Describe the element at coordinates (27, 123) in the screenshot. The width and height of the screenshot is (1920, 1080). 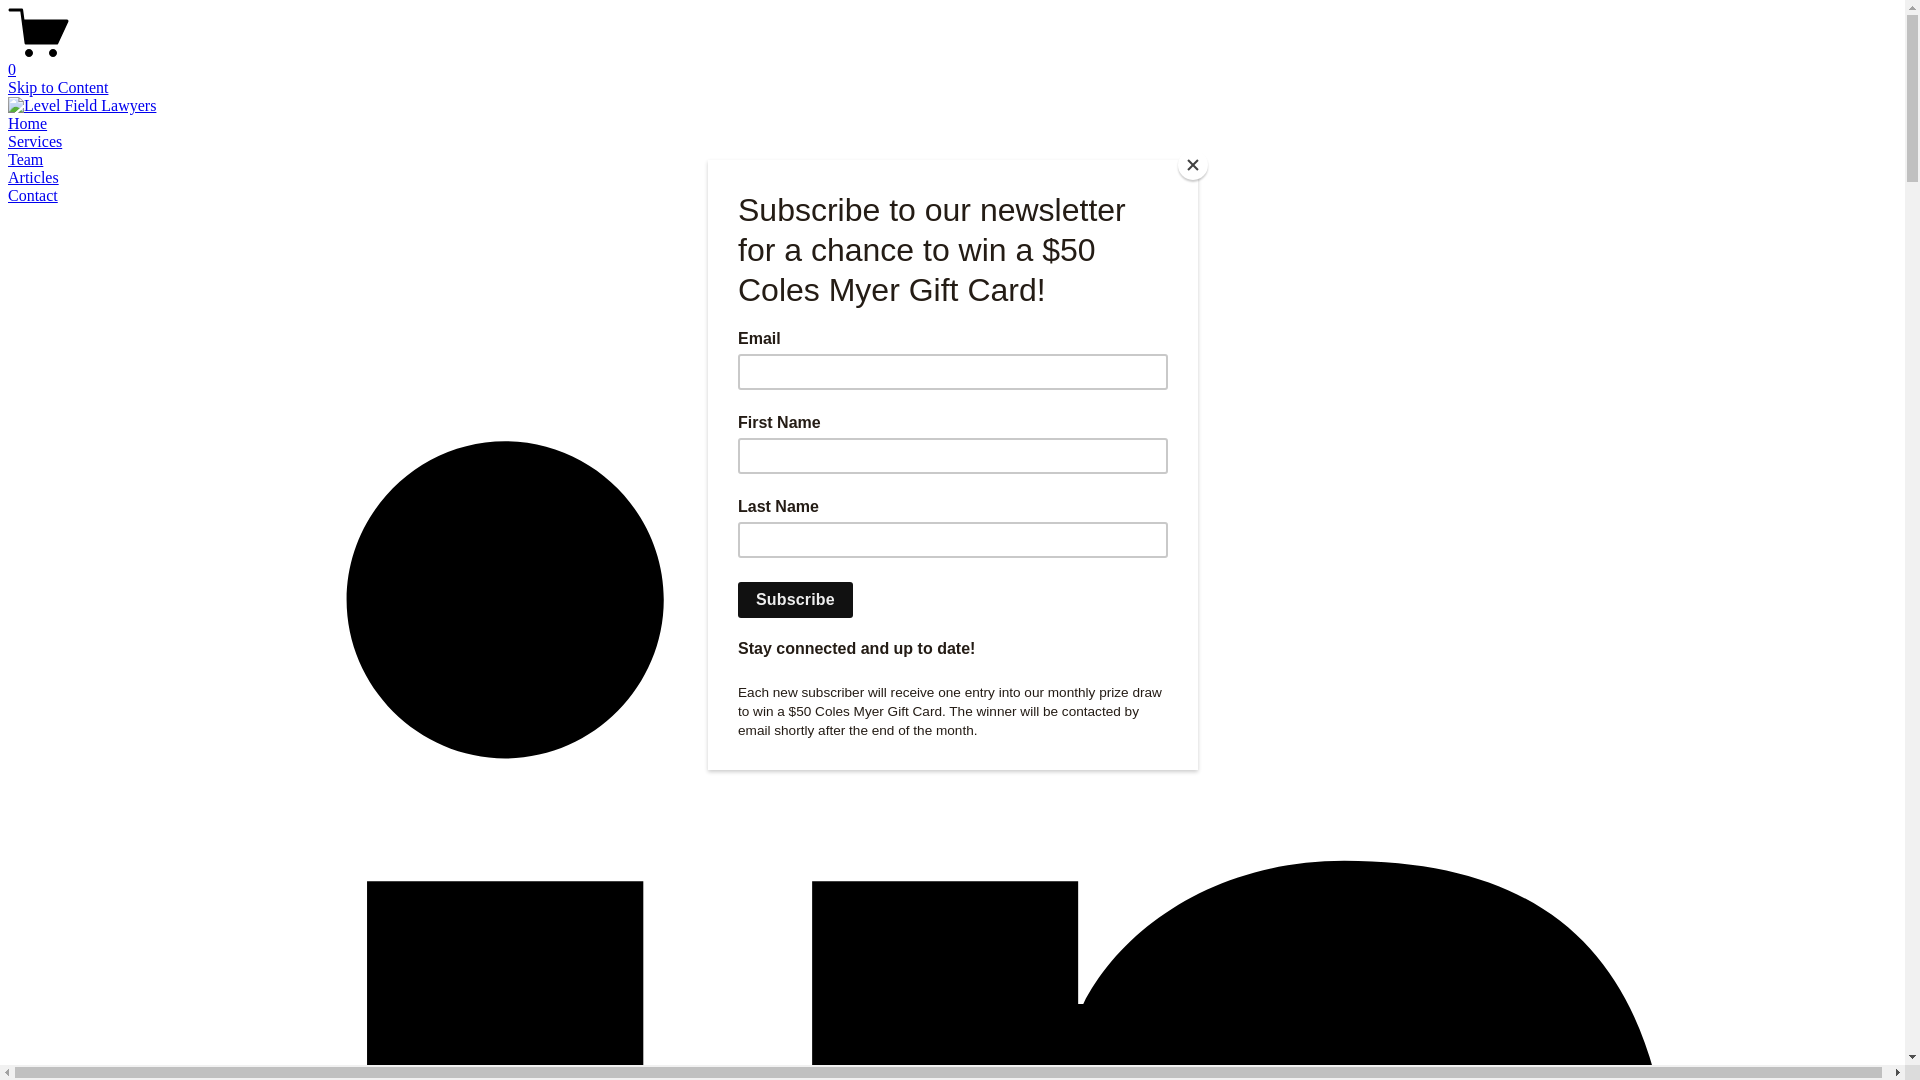
I see `'Home'` at that location.